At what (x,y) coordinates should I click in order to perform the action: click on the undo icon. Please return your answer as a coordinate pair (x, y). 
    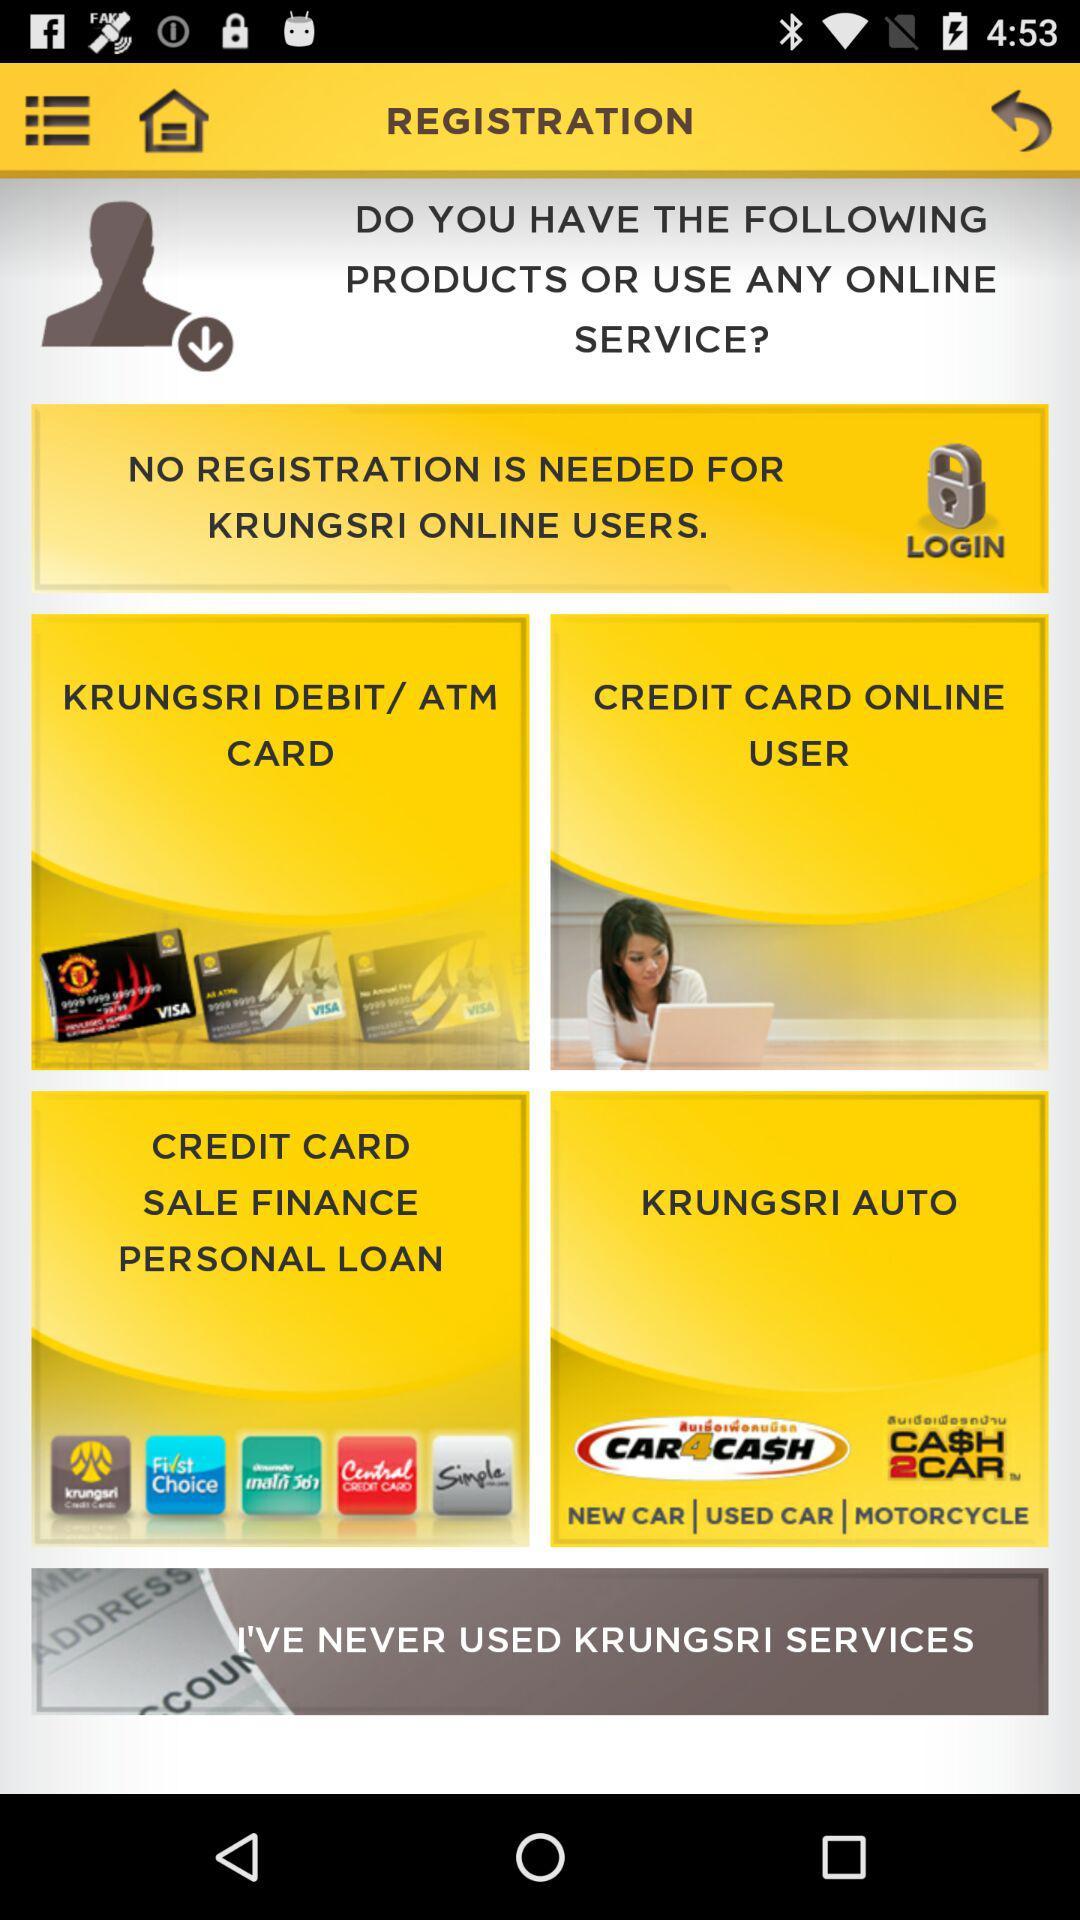
    Looking at the image, I should click on (1022, 128).